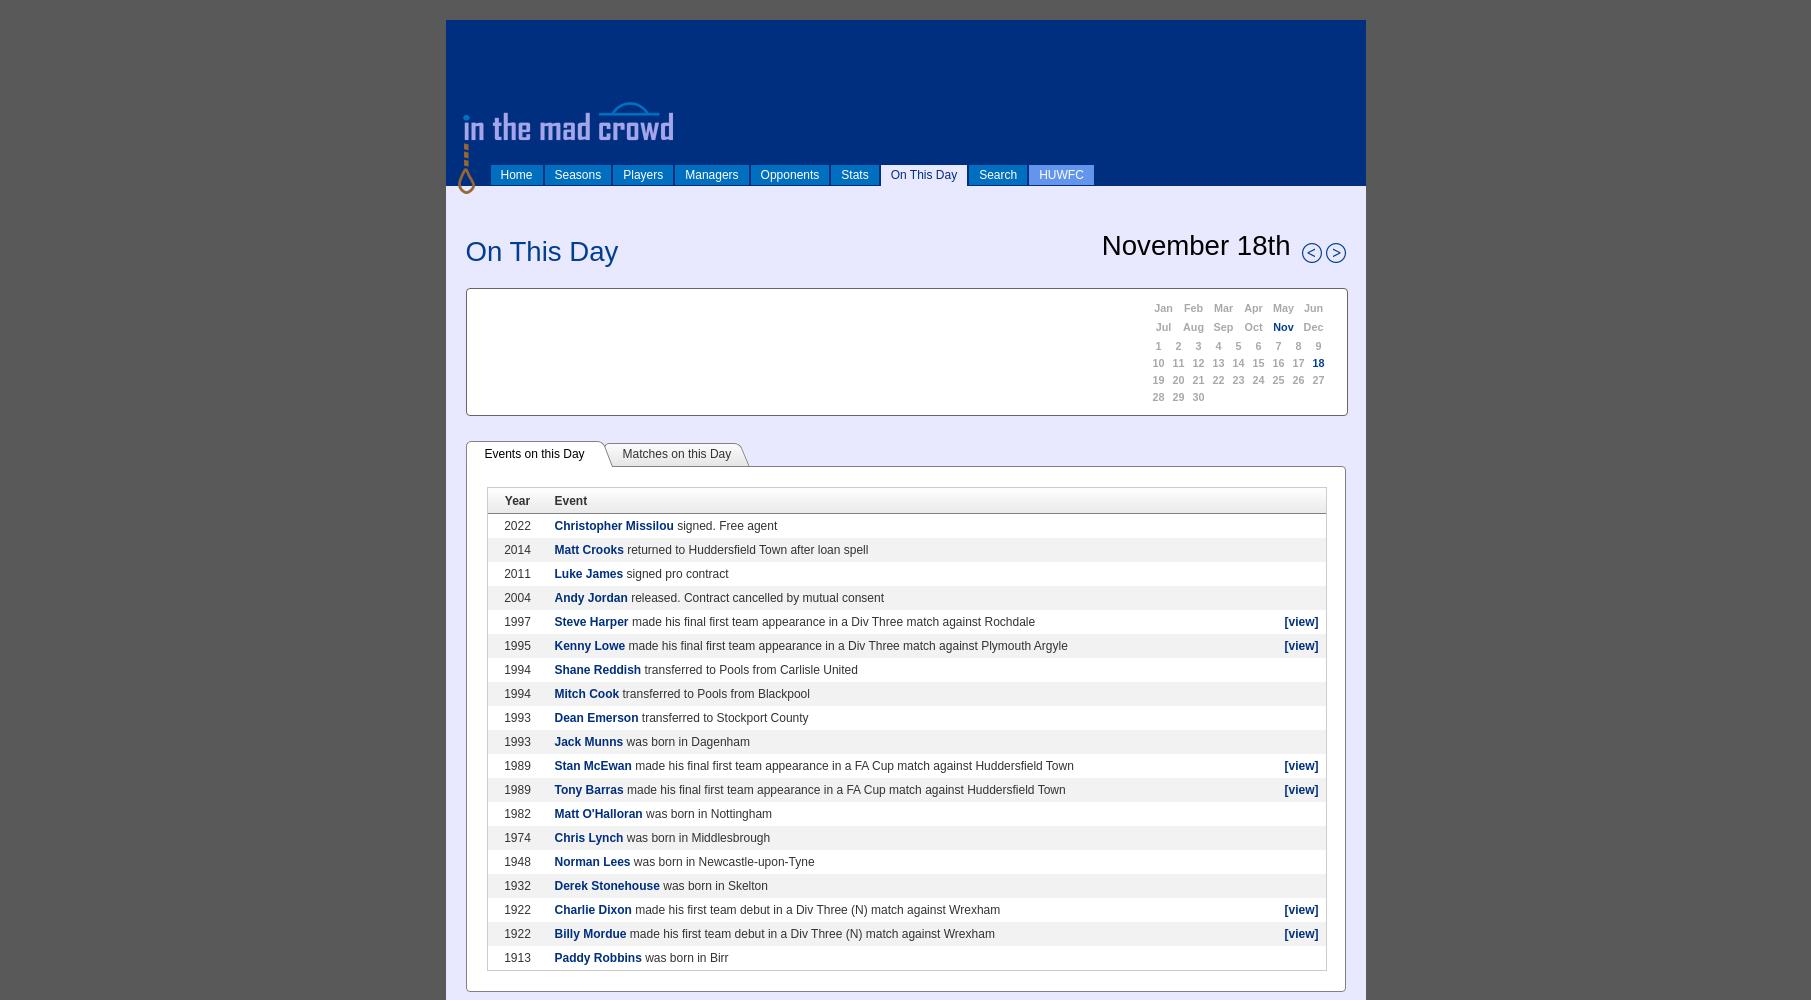 The image size is (1811, 1000). Describe the element at coordinates (516, 861) in the screenshot. I see `'1948'` at that location.